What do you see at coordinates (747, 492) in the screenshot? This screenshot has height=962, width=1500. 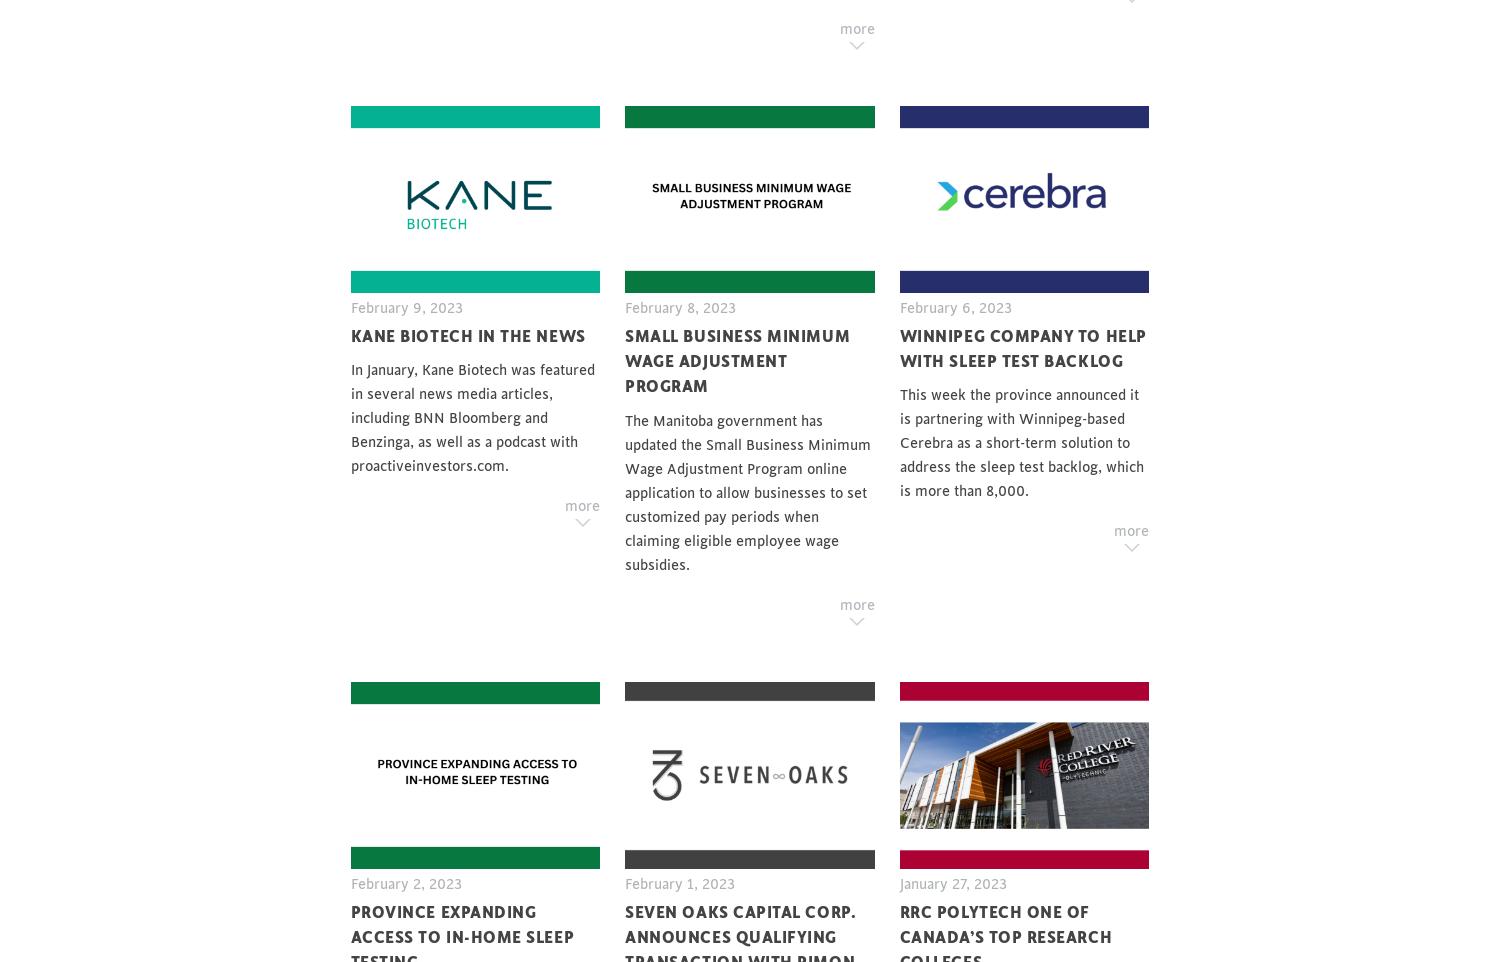 I see `'The Manitoba government has updated the Small Business Minimum Wage Adjustment Program online application to allow businesses to set customized pay periods when claiming eligible employee wage subsidies.'` at bounding box center [747, 492].